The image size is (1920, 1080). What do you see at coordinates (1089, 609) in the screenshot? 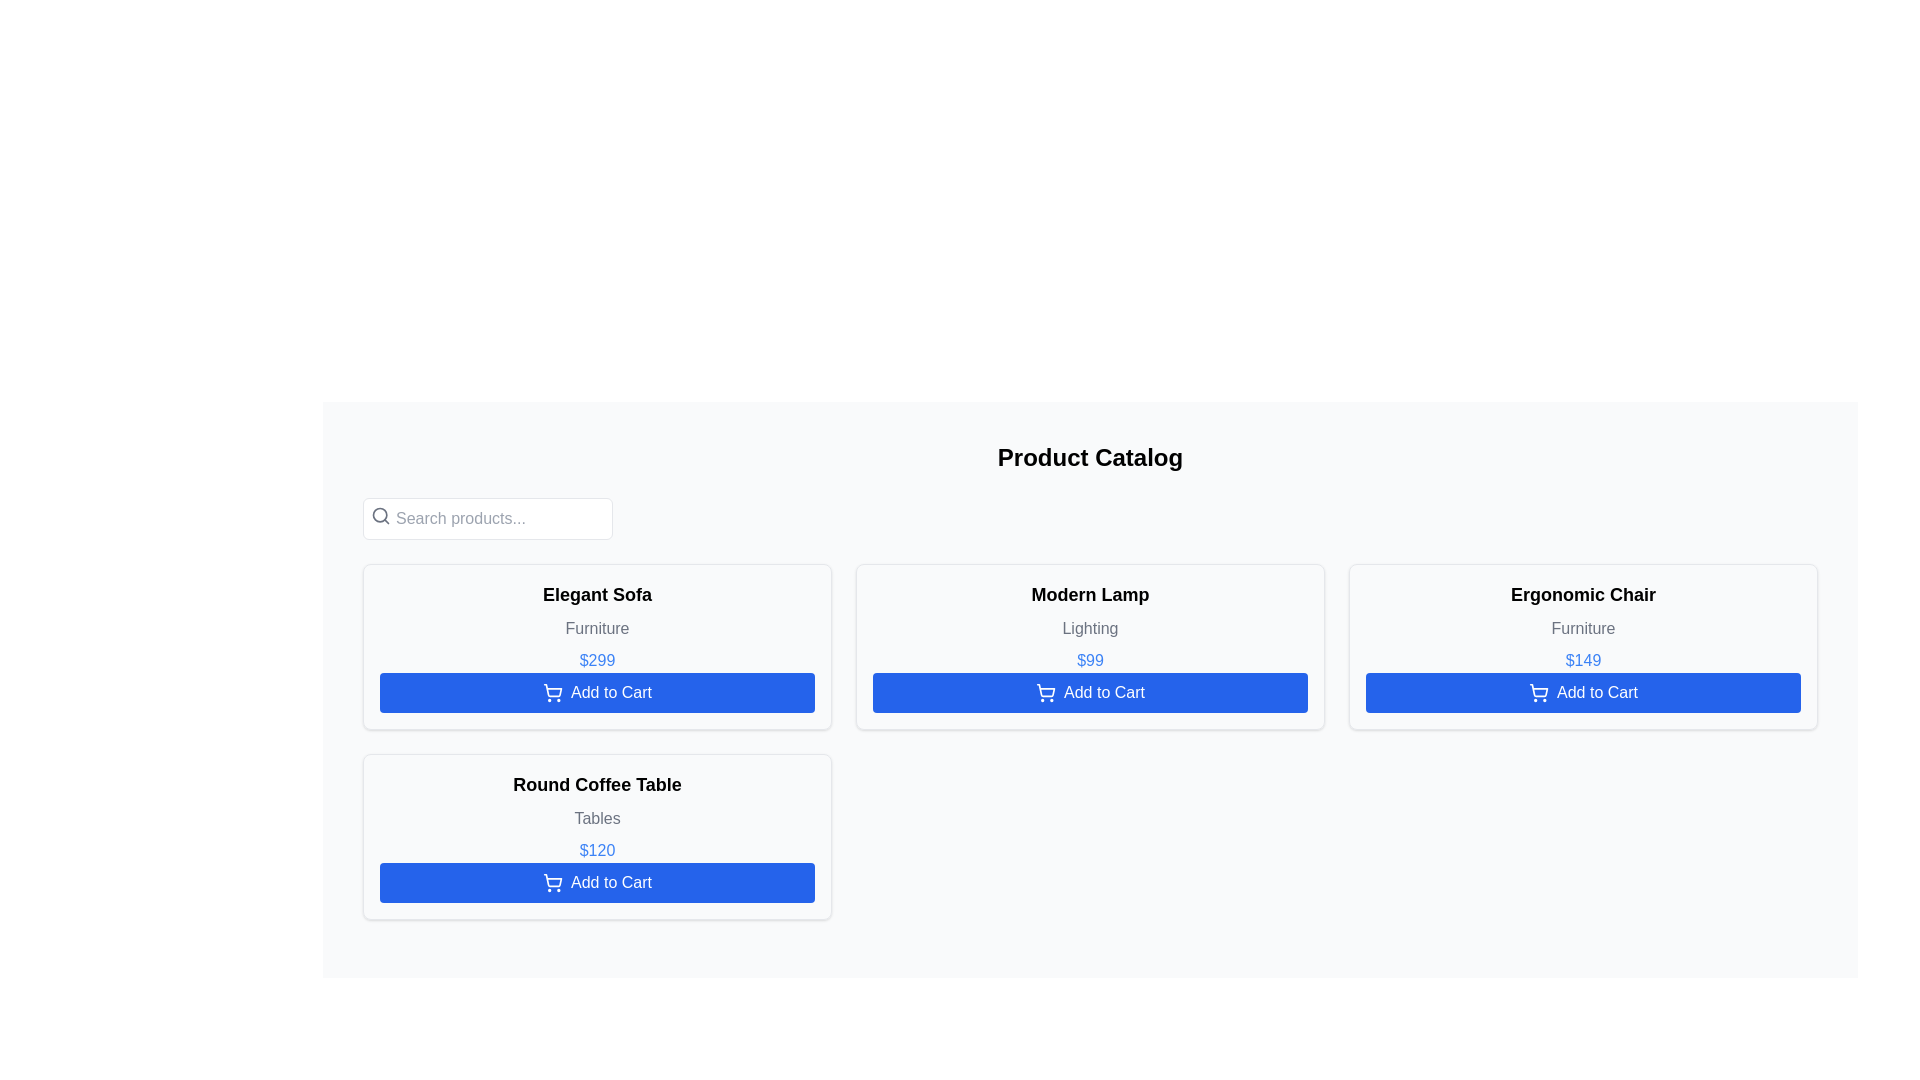
I see `text label displaying the title 'Modern Lamp' and its category located in the central tile of the product display` at bounding box center [1089, 609].